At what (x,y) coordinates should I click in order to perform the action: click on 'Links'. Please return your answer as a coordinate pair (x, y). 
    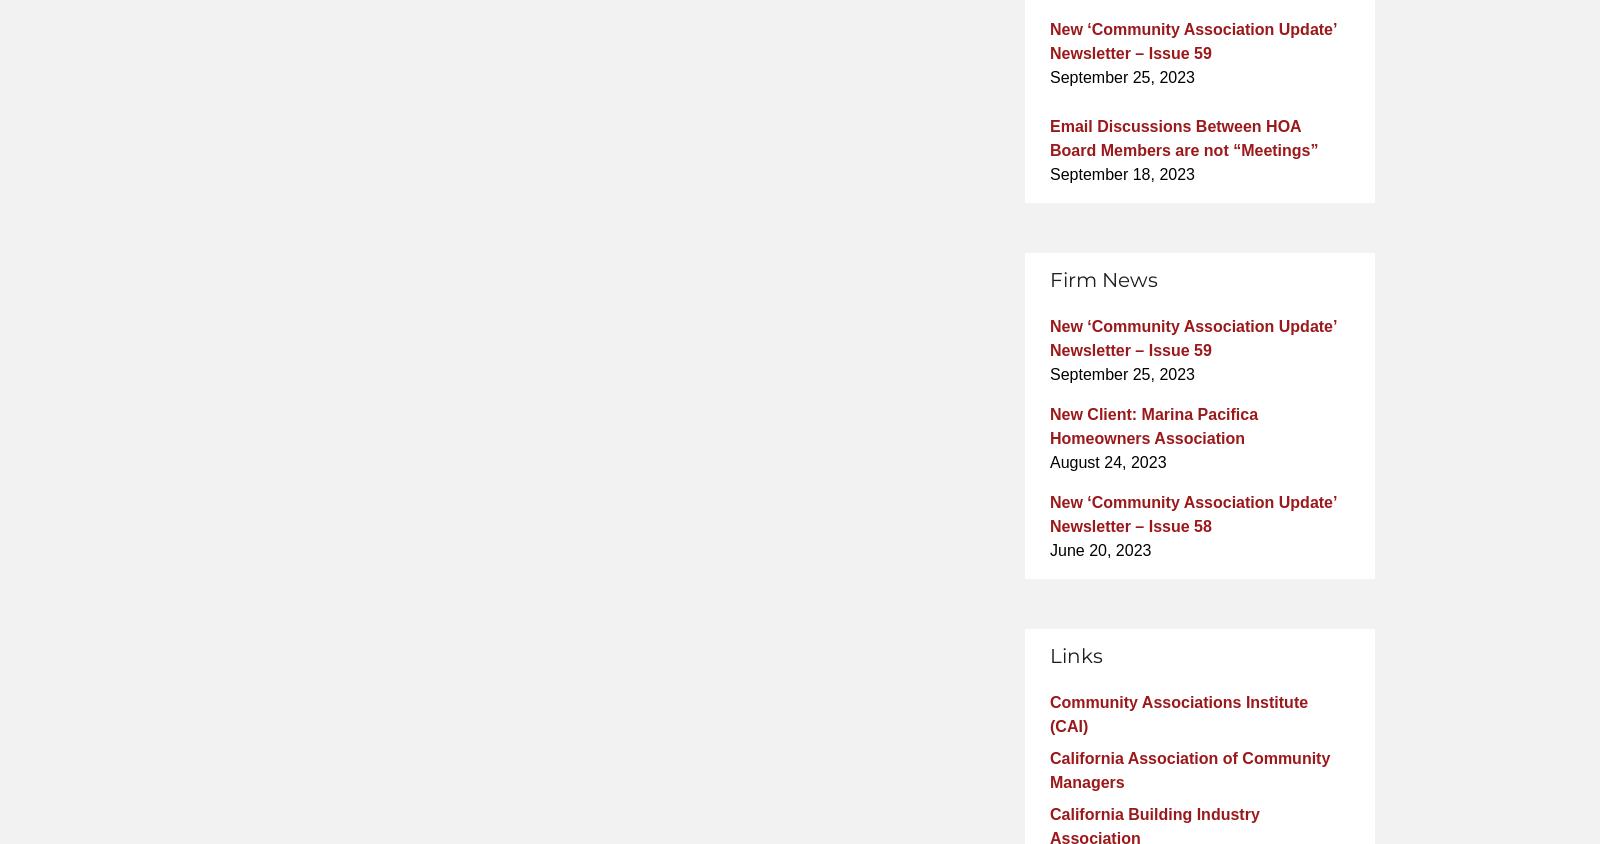
    Looking at the image, I should click on (1076, 654).